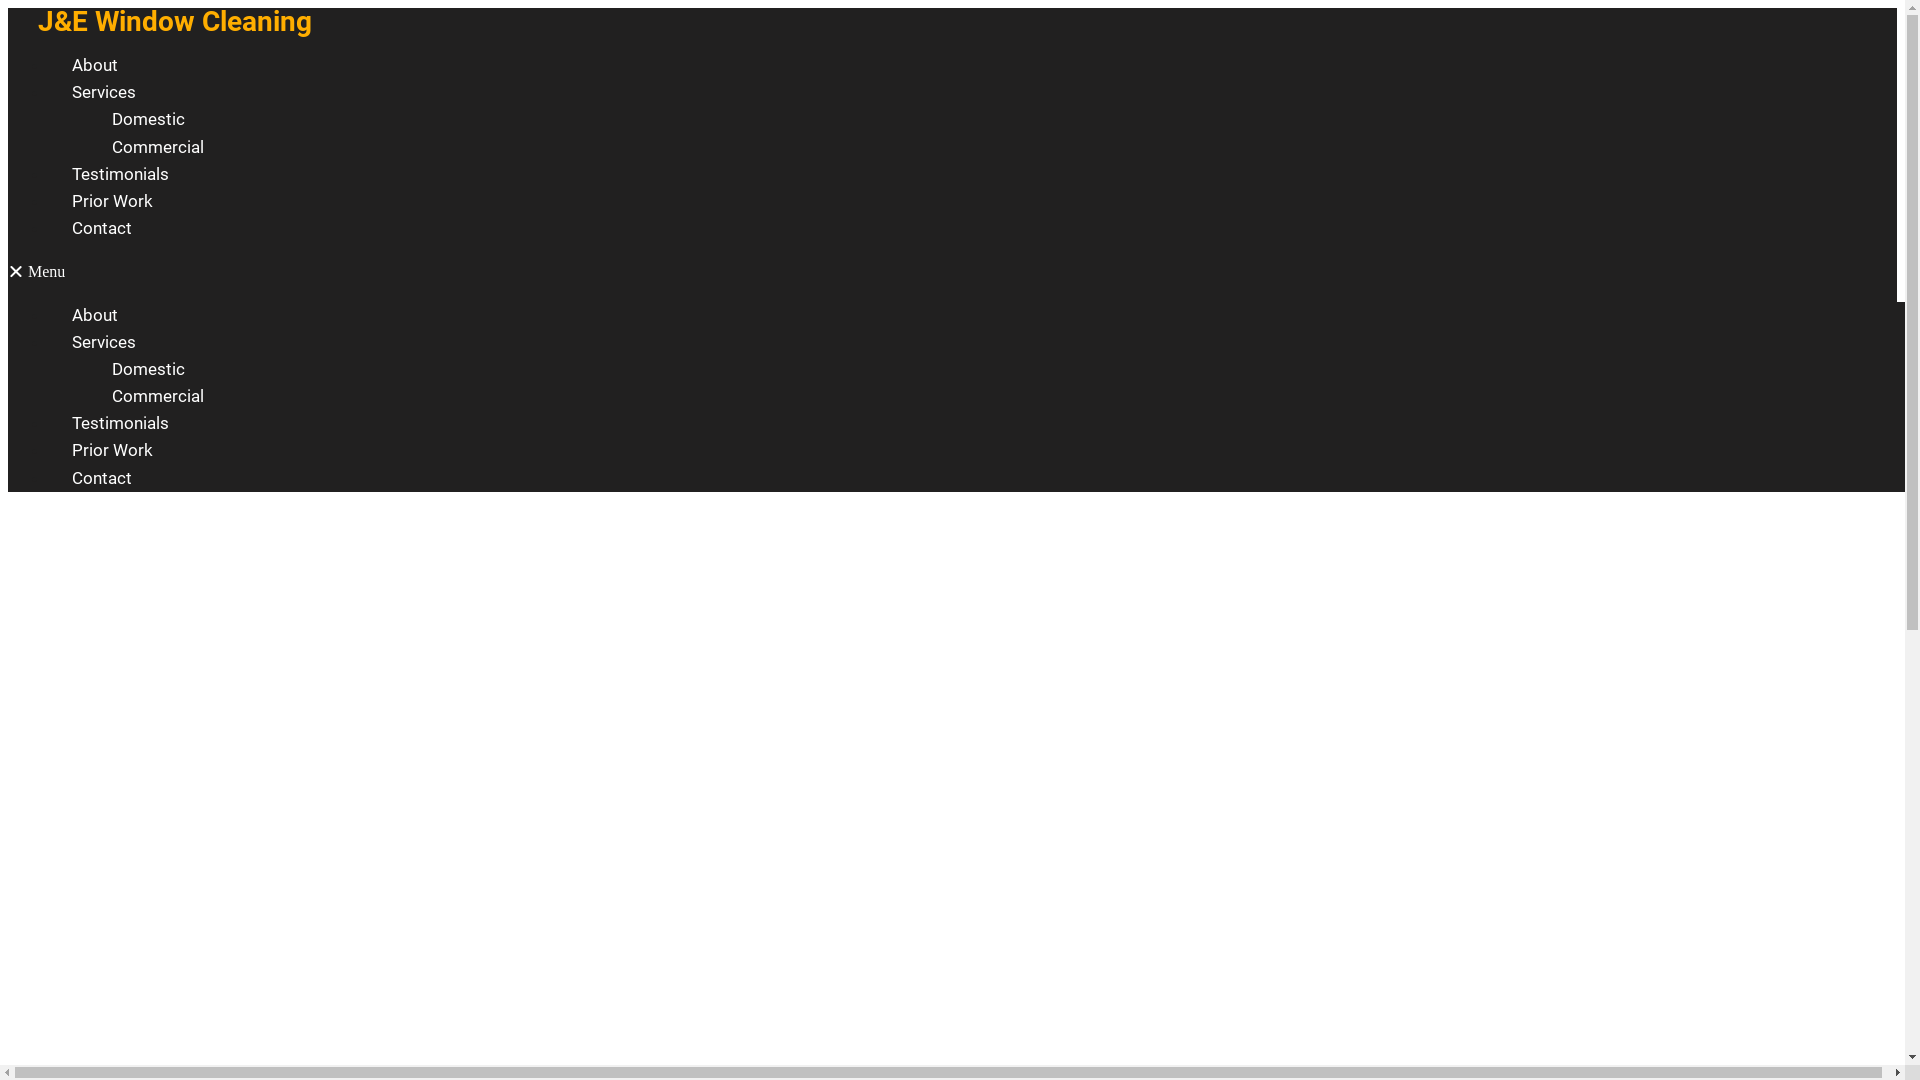 The height and width of the screenshot is (1080, 1920). I want to click on 'Testimonials', so click(119, 172).